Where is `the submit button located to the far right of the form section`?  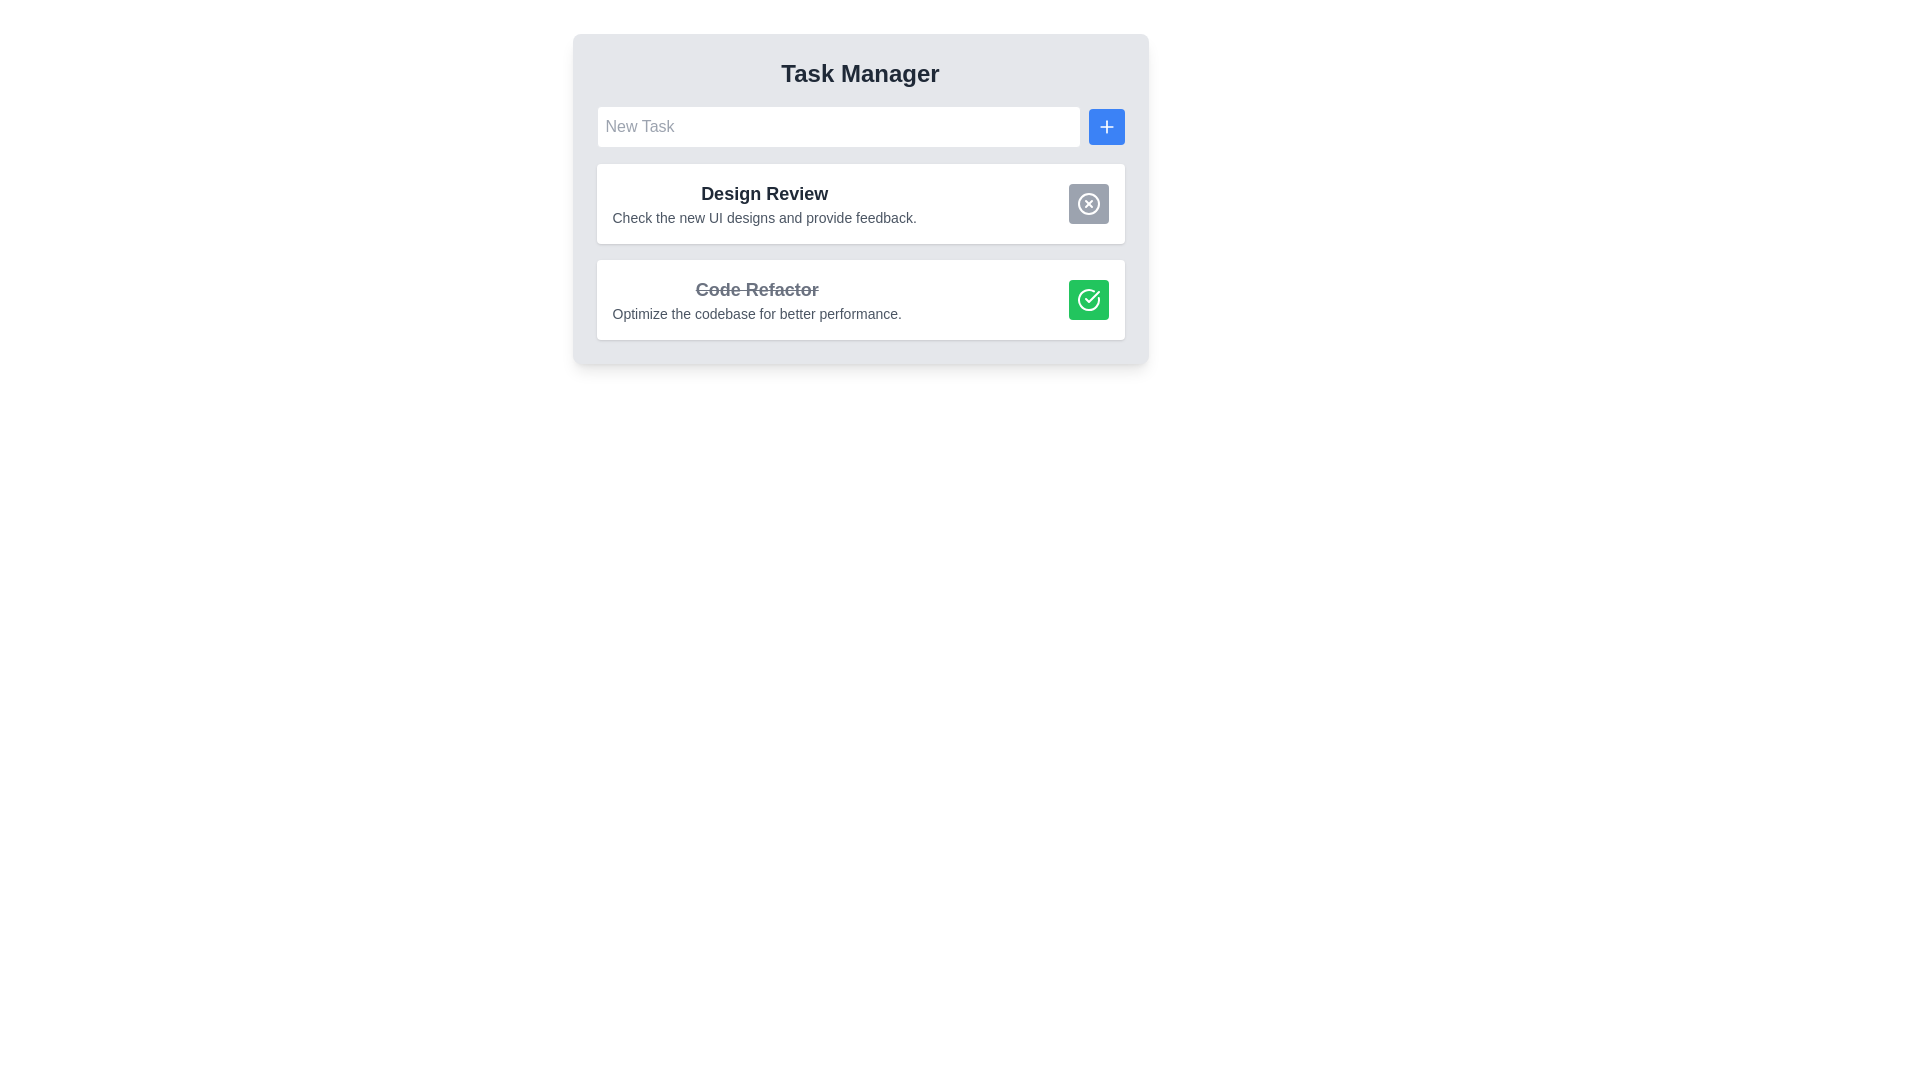
the submit button located to the far right of the form section is located at coordinates (1105, 127).